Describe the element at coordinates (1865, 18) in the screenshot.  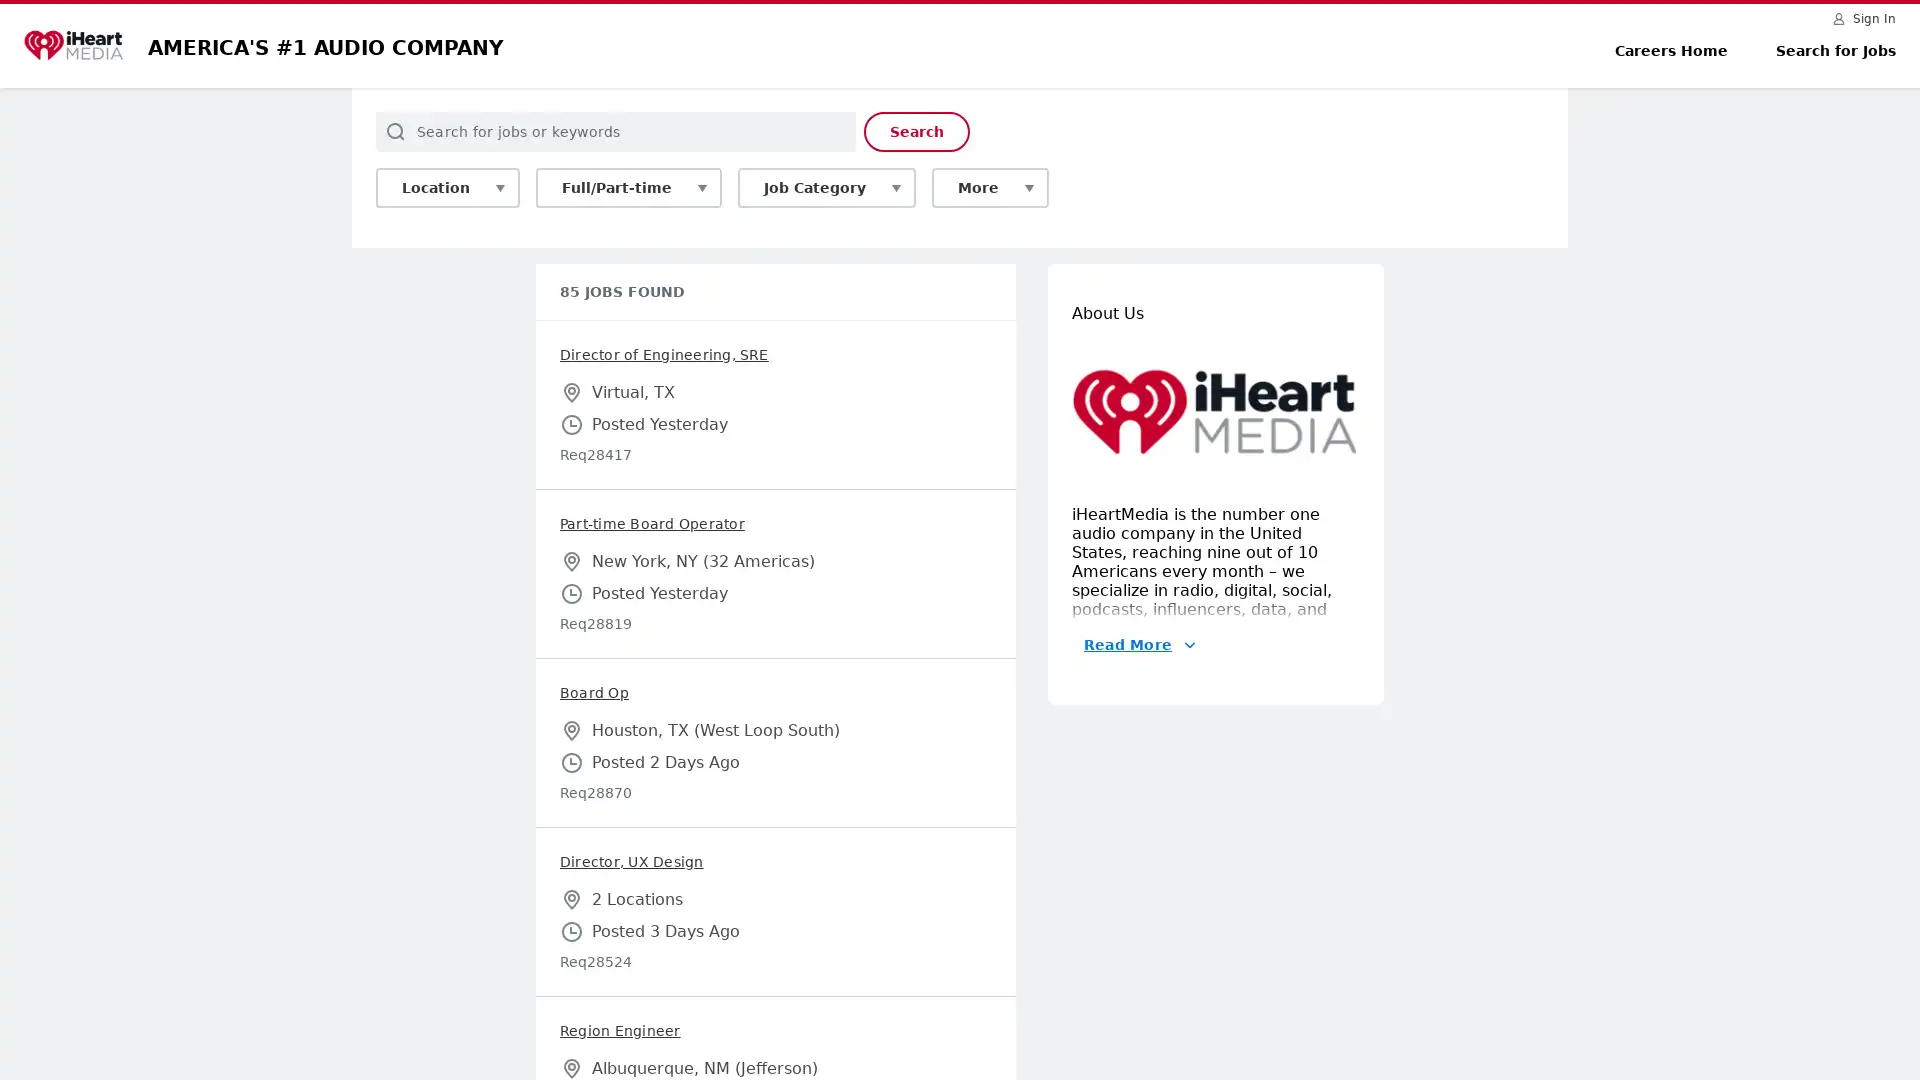
I see `Sign In` at that location.